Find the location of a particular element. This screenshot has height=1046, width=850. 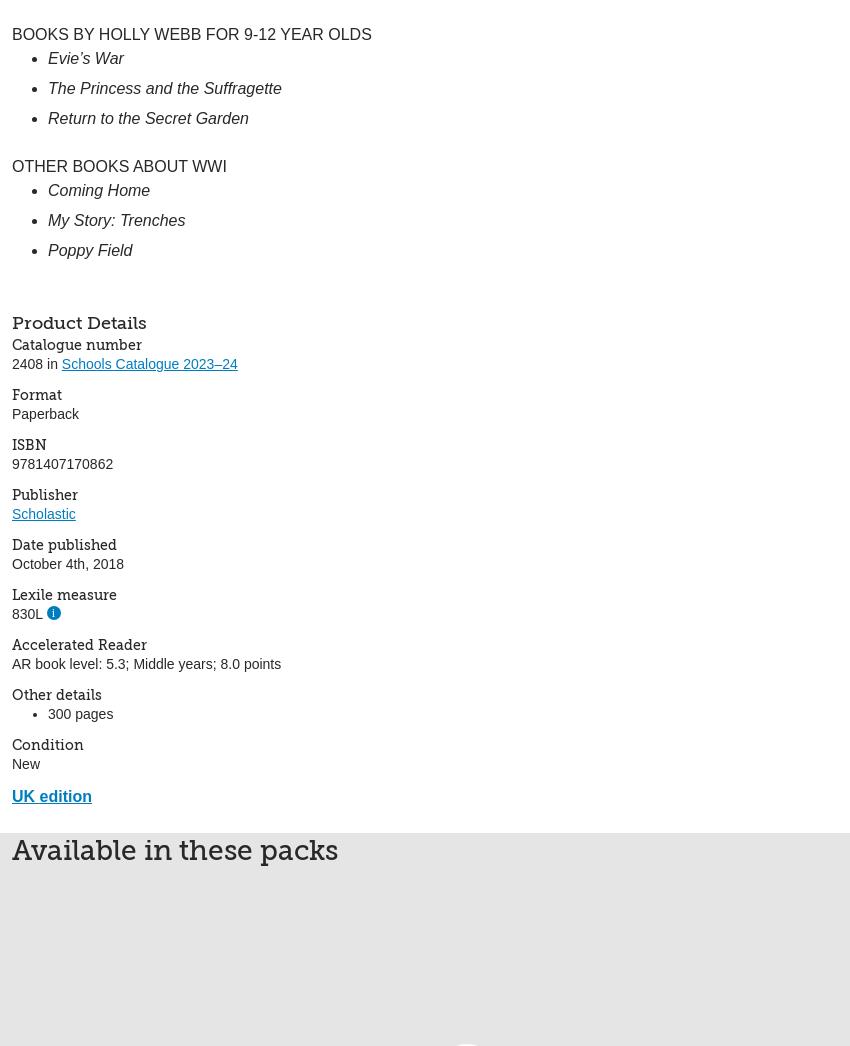

'Publisher' is located at coordinates (44, 494).